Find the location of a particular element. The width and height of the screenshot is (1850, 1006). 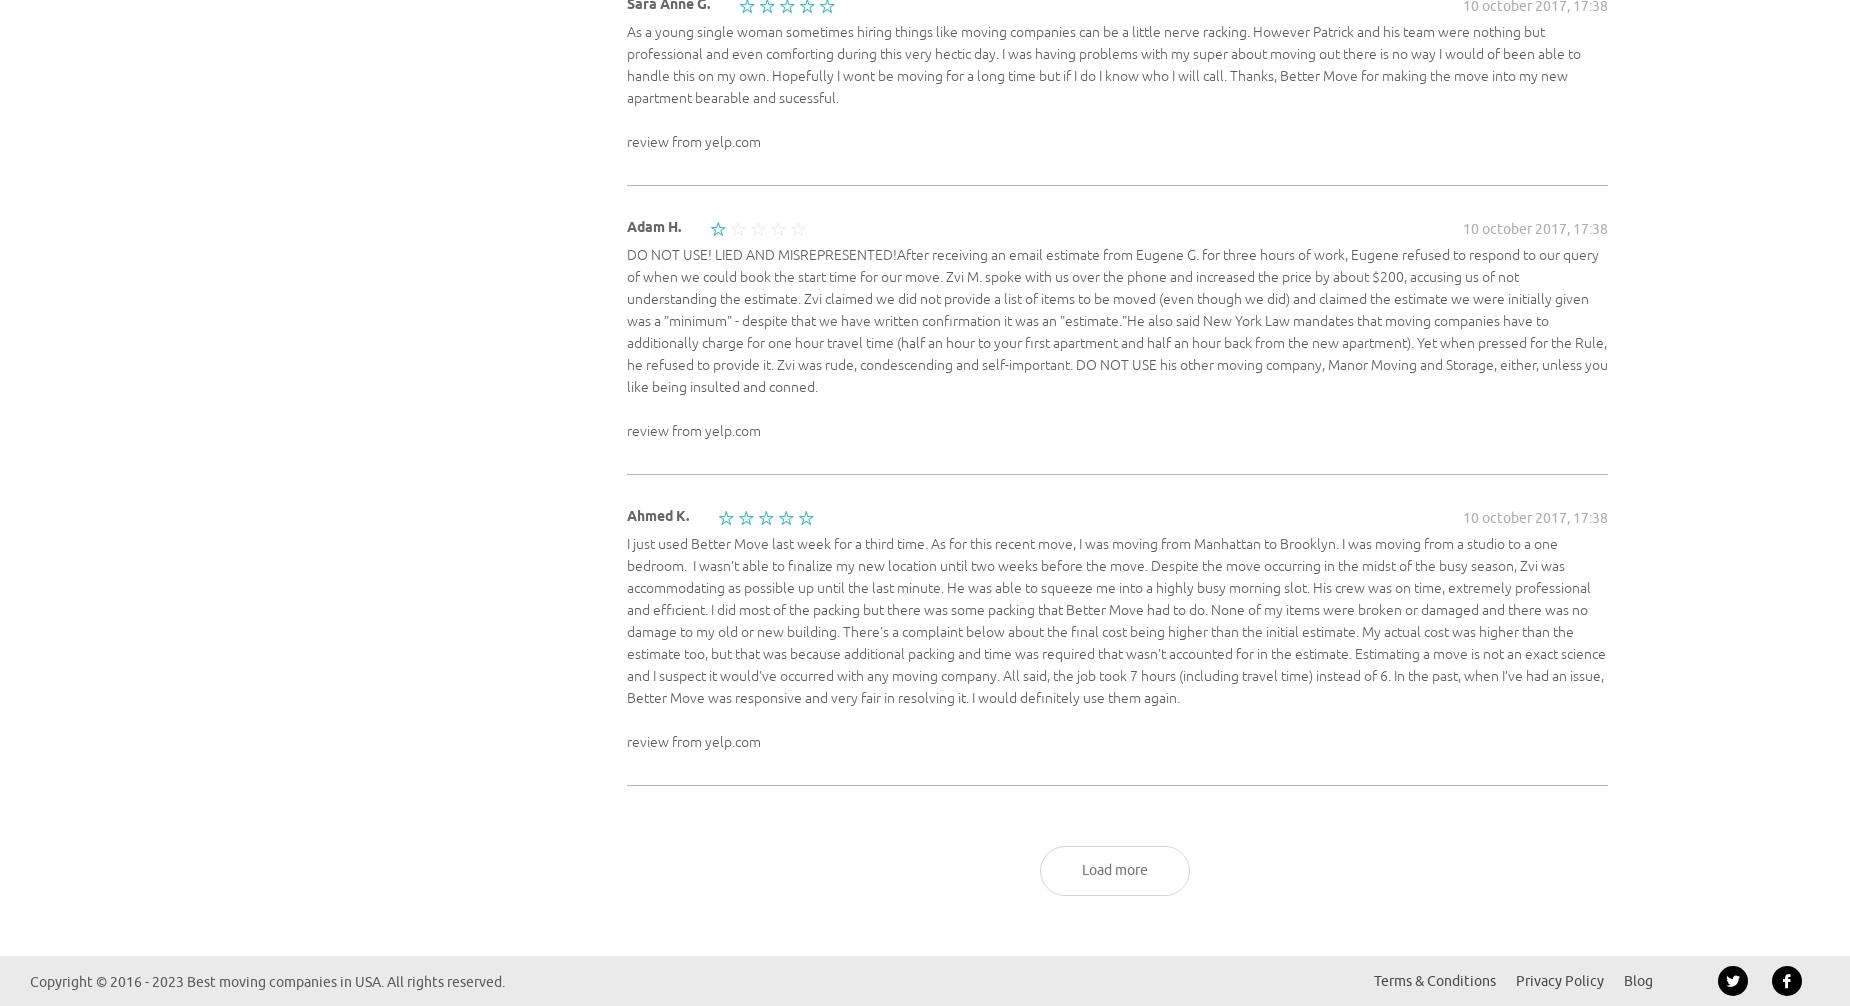

'Ahmed K.' is located at coordinates (658, 514).